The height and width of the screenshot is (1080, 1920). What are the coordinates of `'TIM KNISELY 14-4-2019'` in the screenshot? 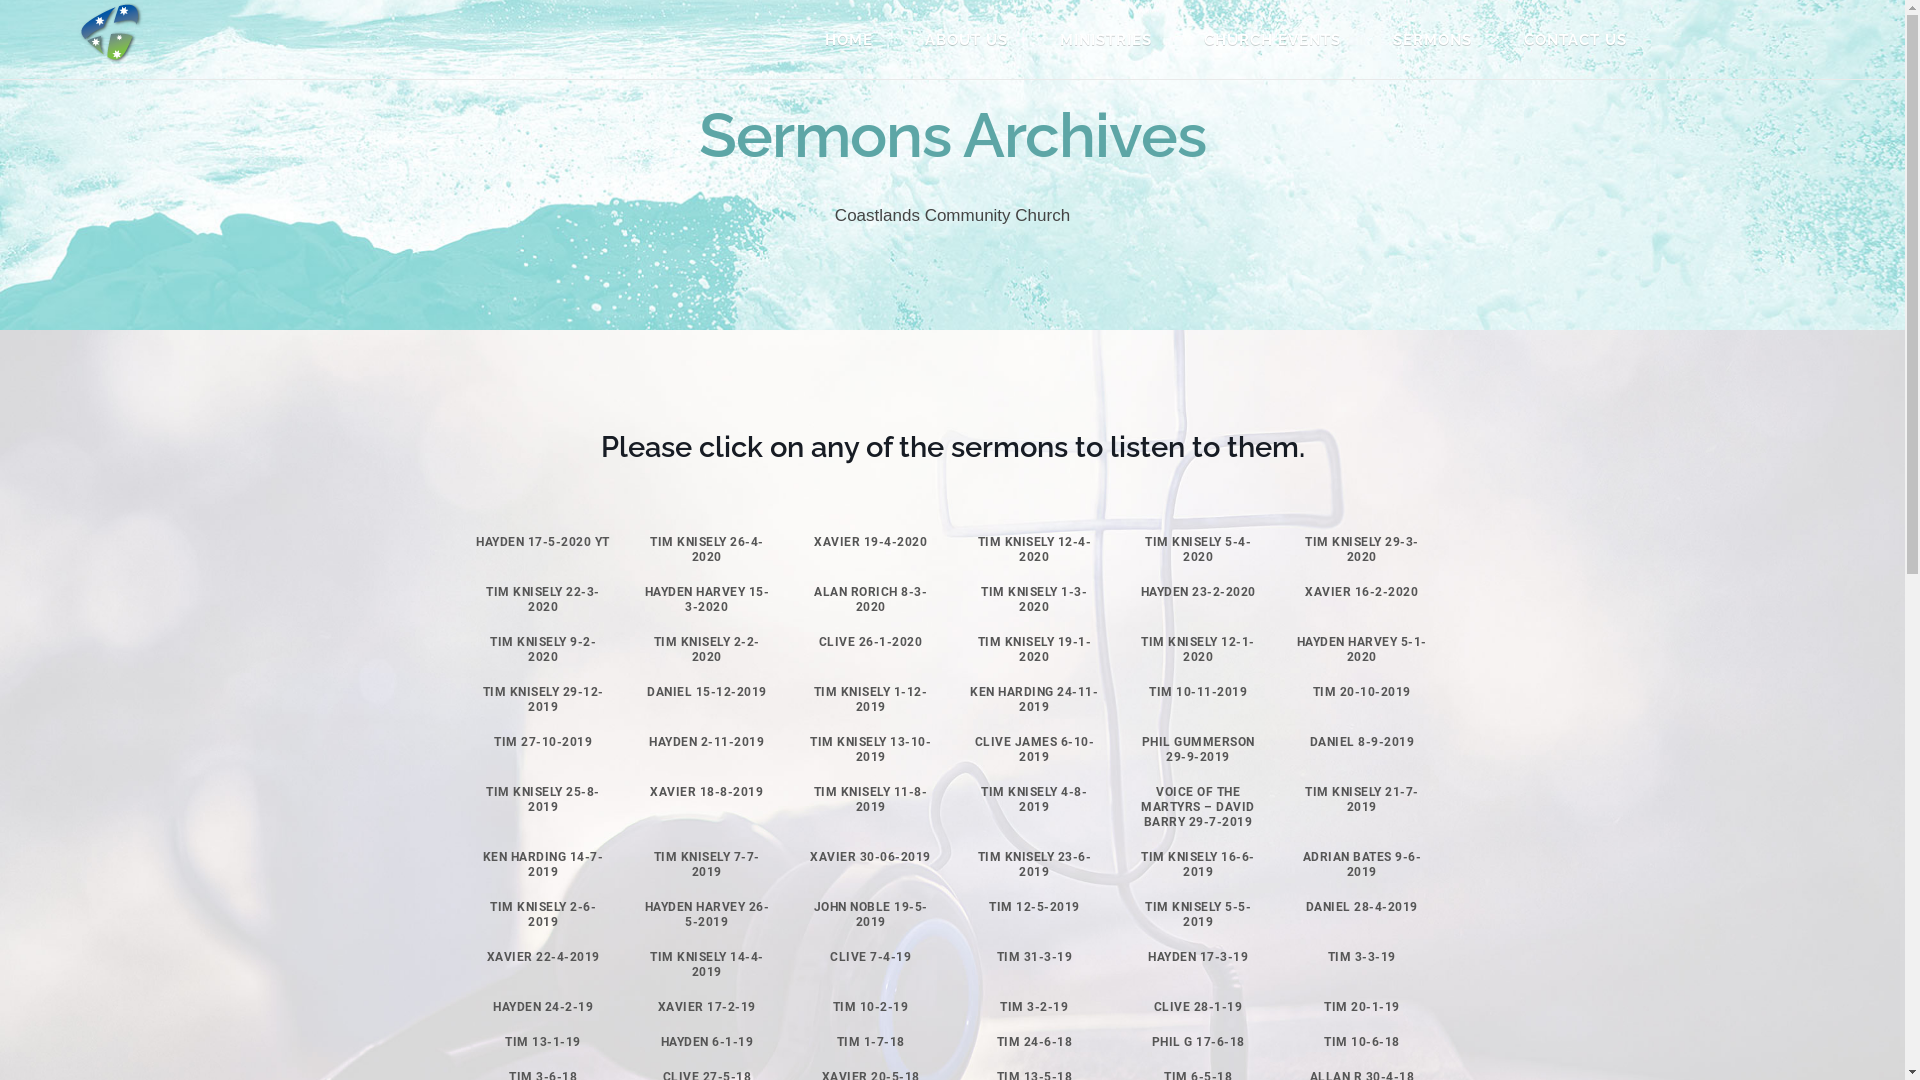 It's located at (649, 963).